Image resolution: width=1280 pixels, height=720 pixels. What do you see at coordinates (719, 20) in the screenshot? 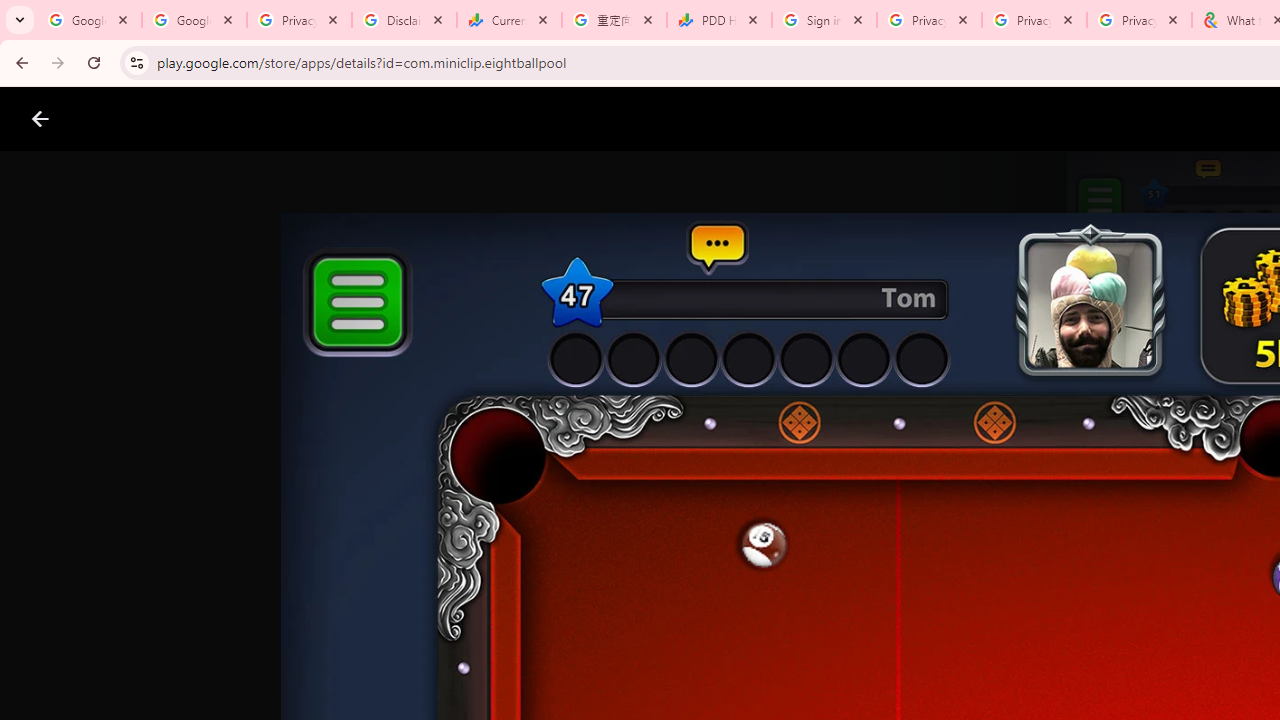
I see `'PDD Holdings Inc - ADR (PDD) Price & News - Google Finance'` at bounding box center [719, 20].